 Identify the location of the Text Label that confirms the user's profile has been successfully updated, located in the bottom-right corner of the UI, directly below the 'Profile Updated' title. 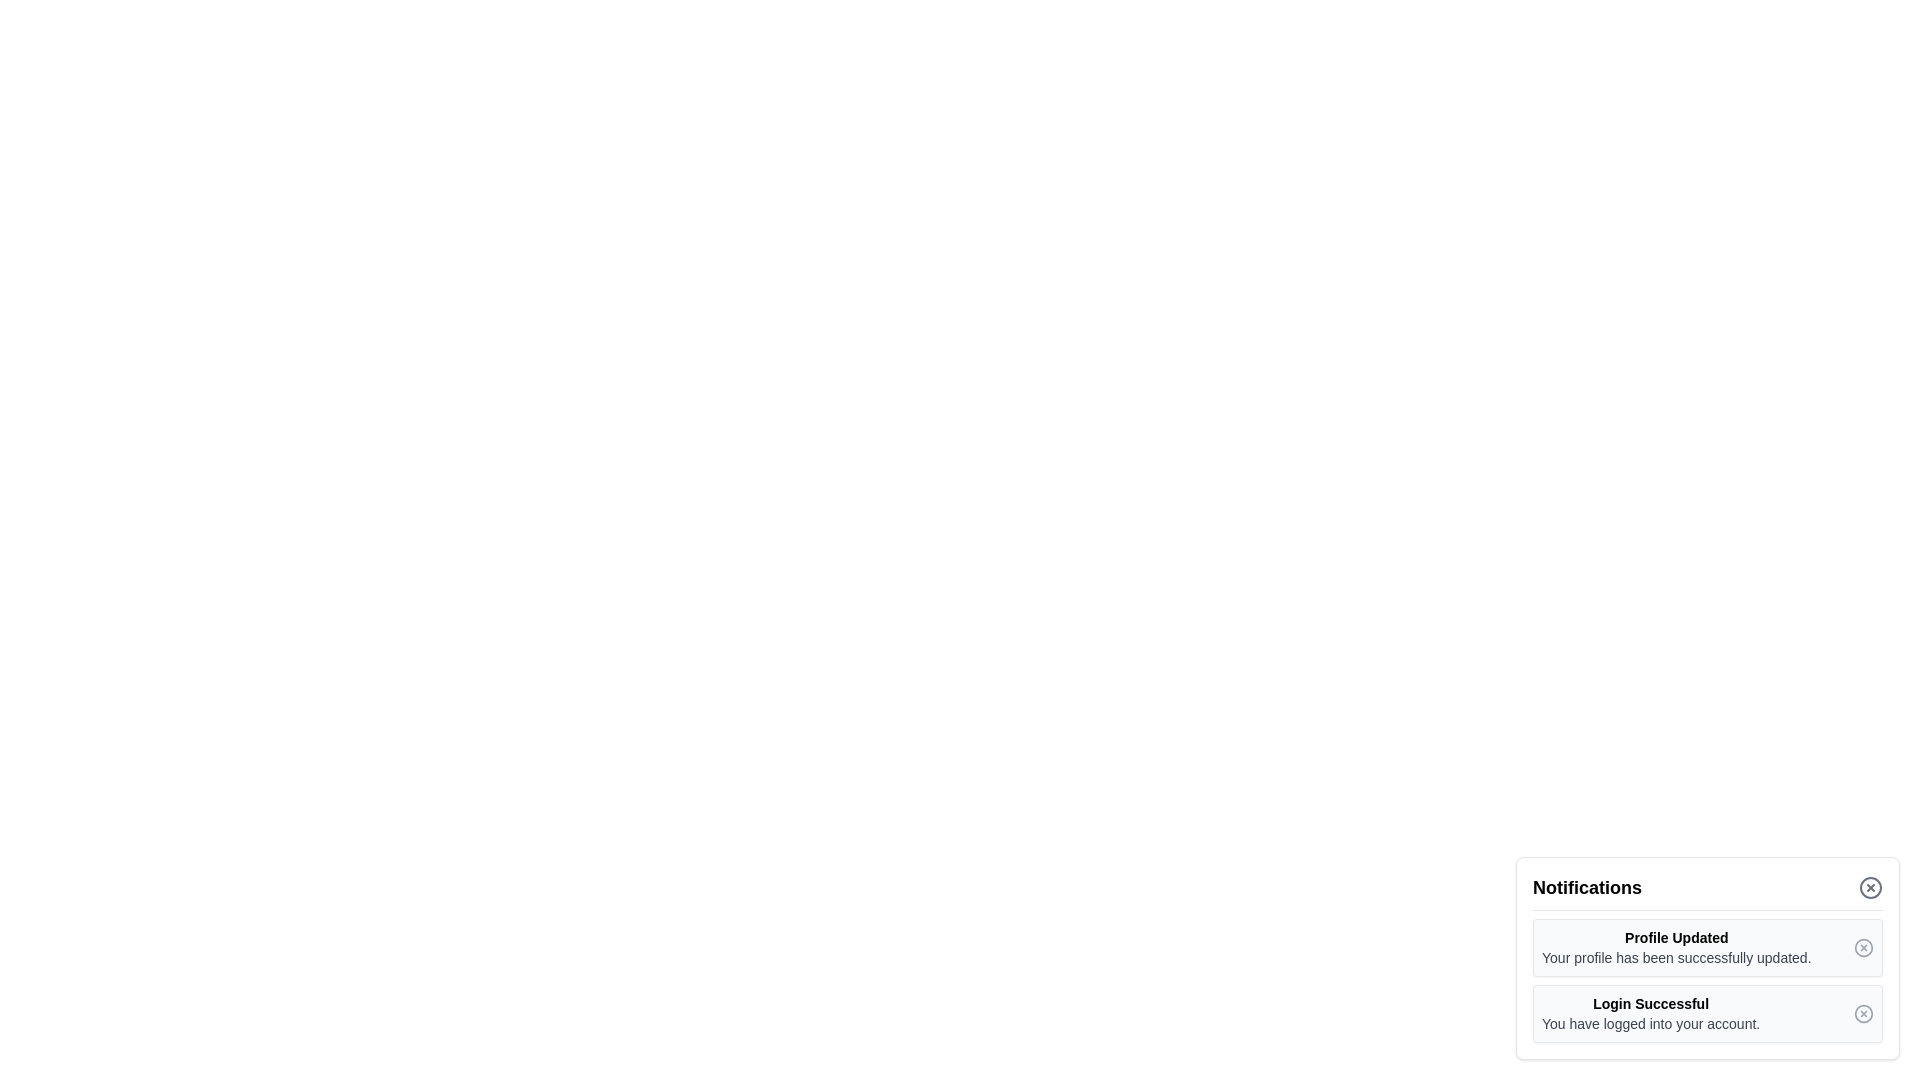
(1676, 956).